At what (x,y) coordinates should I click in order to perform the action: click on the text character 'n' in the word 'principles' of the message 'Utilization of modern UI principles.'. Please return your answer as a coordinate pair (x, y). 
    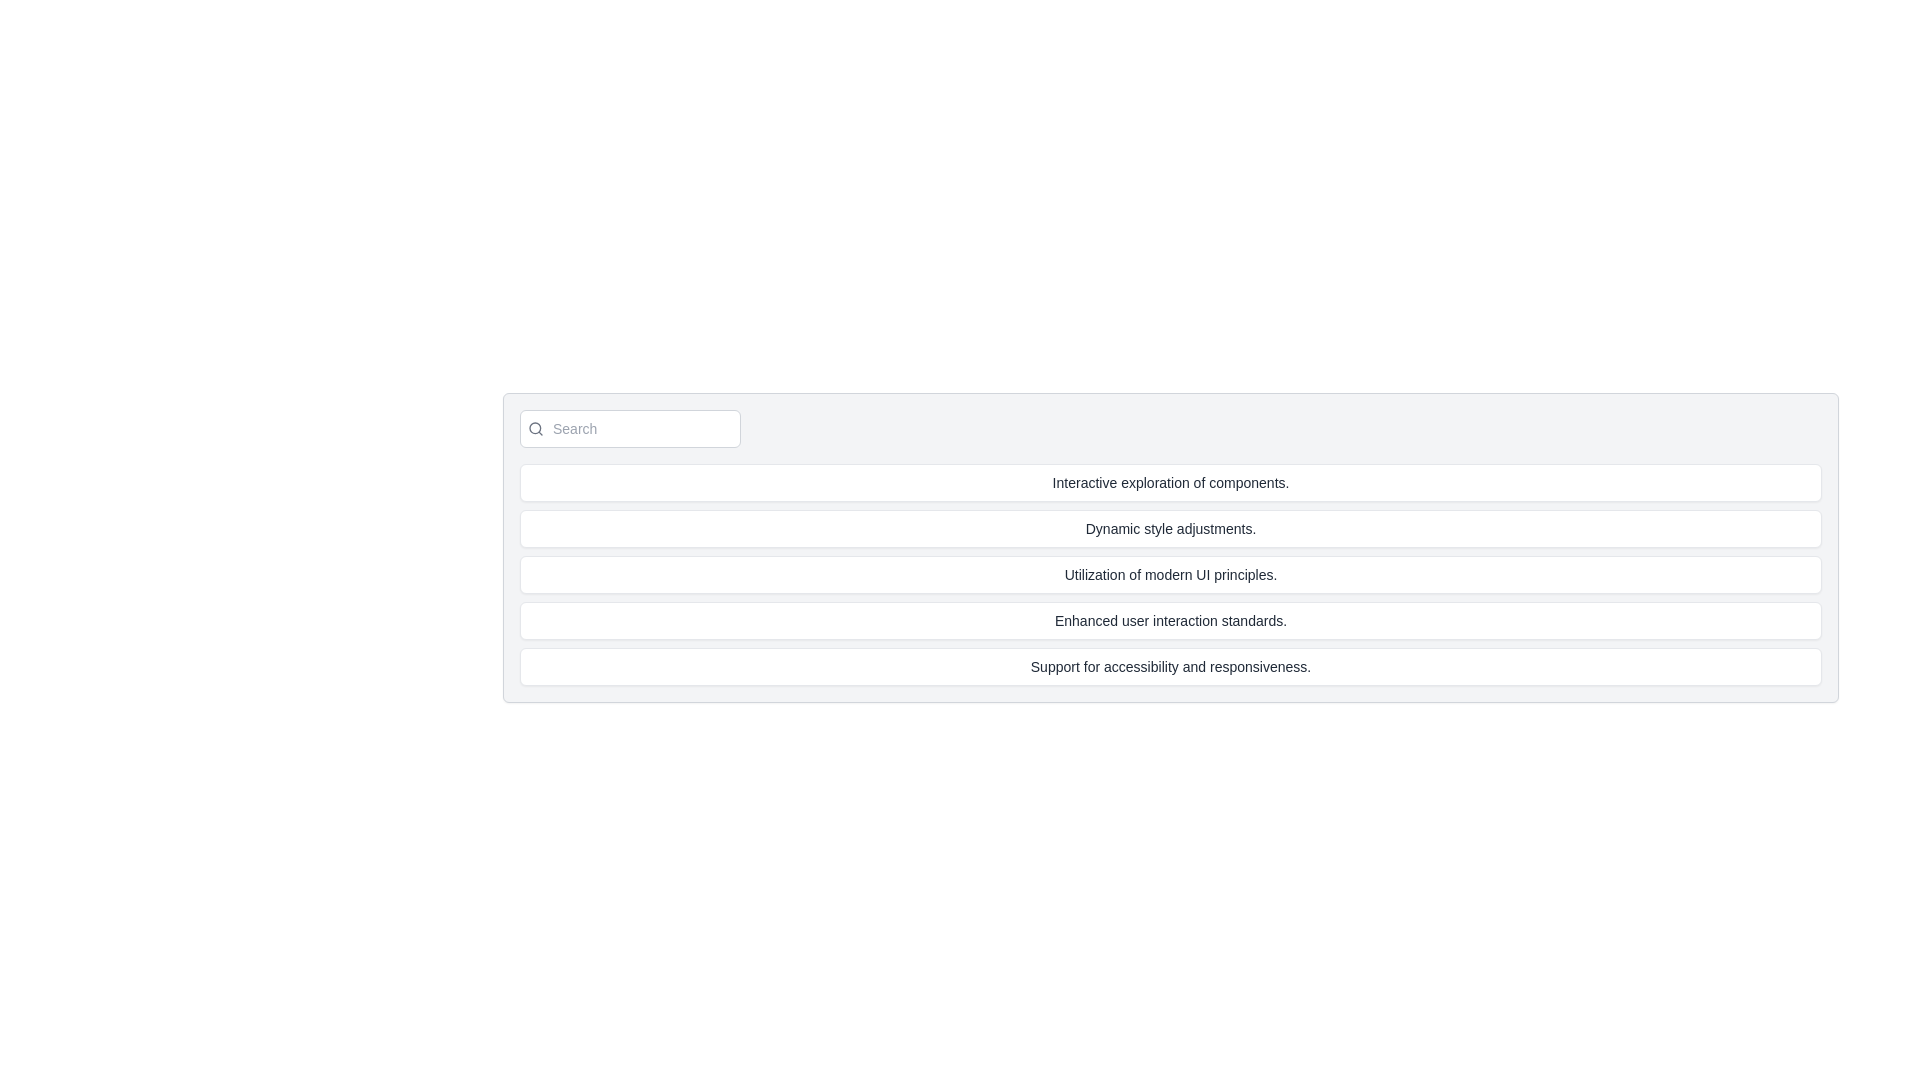
    Looking at the image, I should click on (1232, 574).